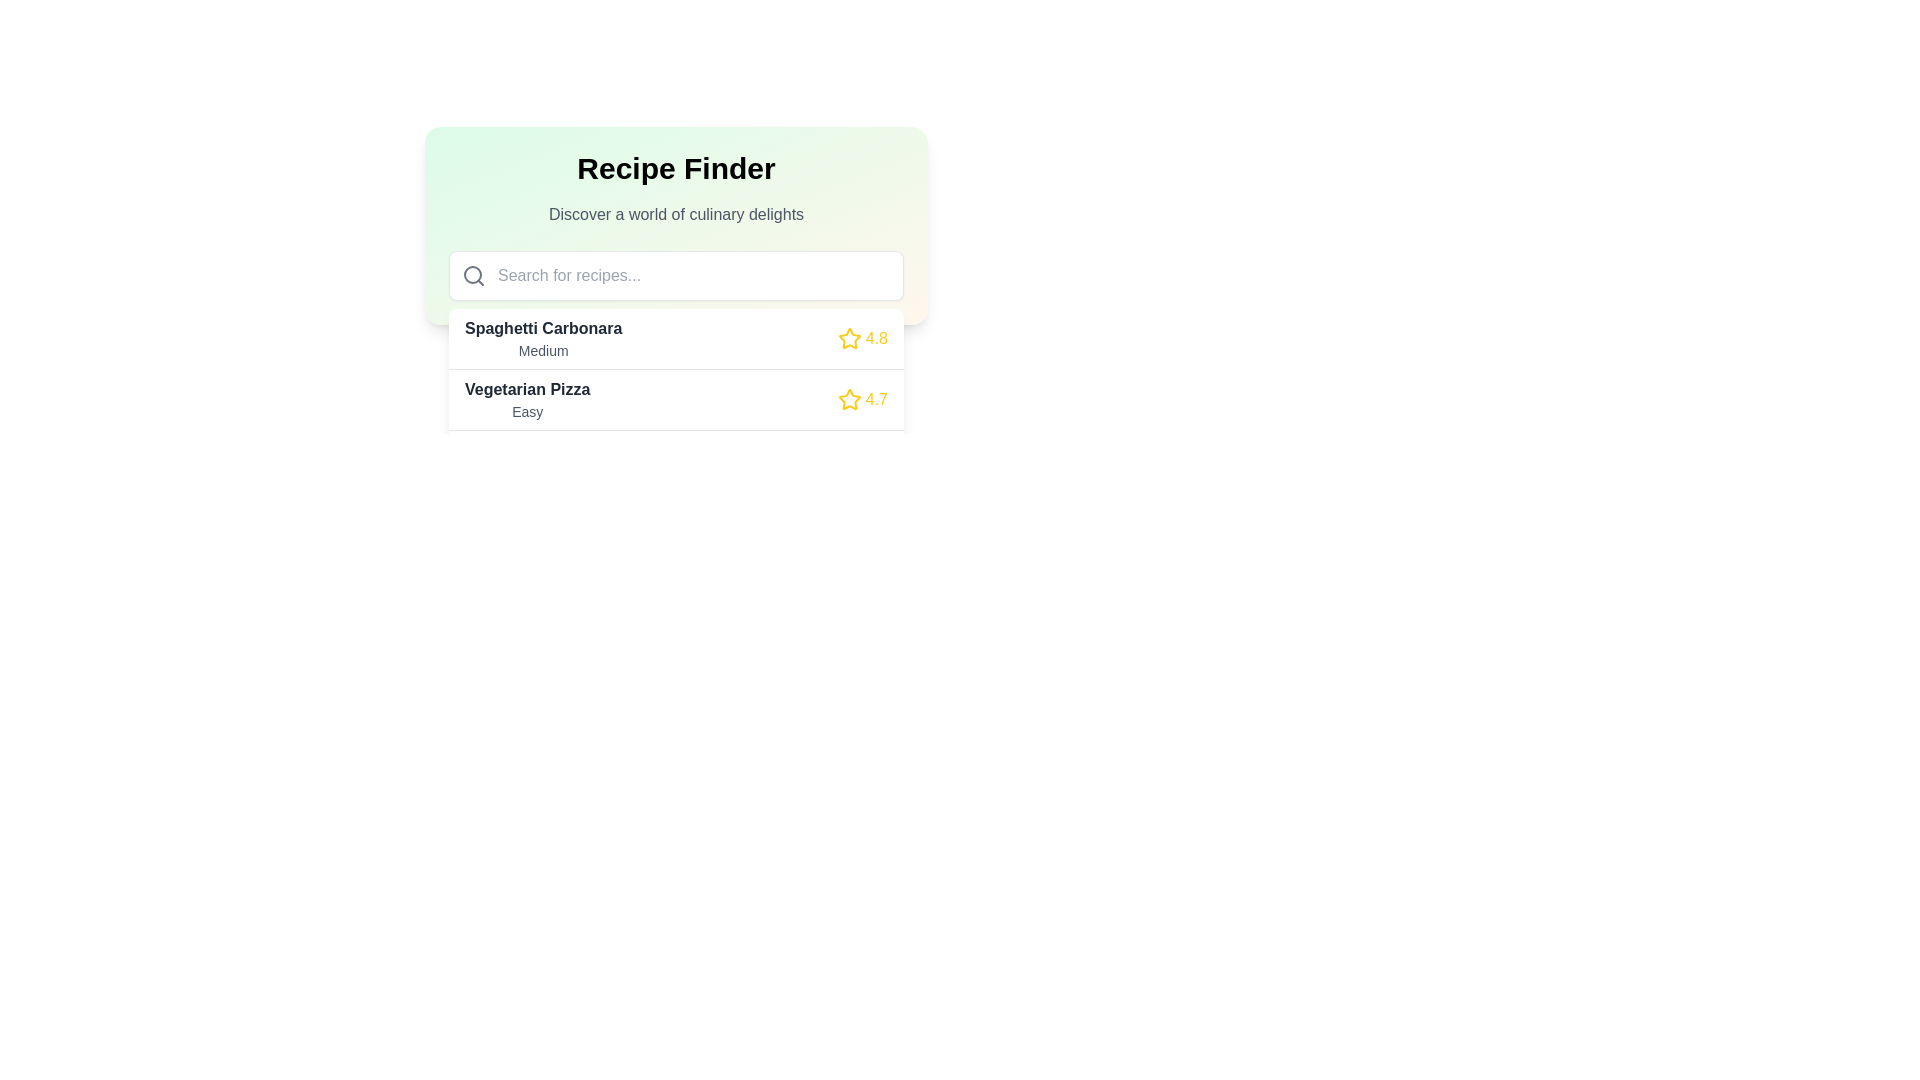  Describe the element at coordinates (527, 411) in the screenshot. I see `text content of the informational label located beneath the 'Vegetarian Pizza' label in the second row of the vertical list` at that location.